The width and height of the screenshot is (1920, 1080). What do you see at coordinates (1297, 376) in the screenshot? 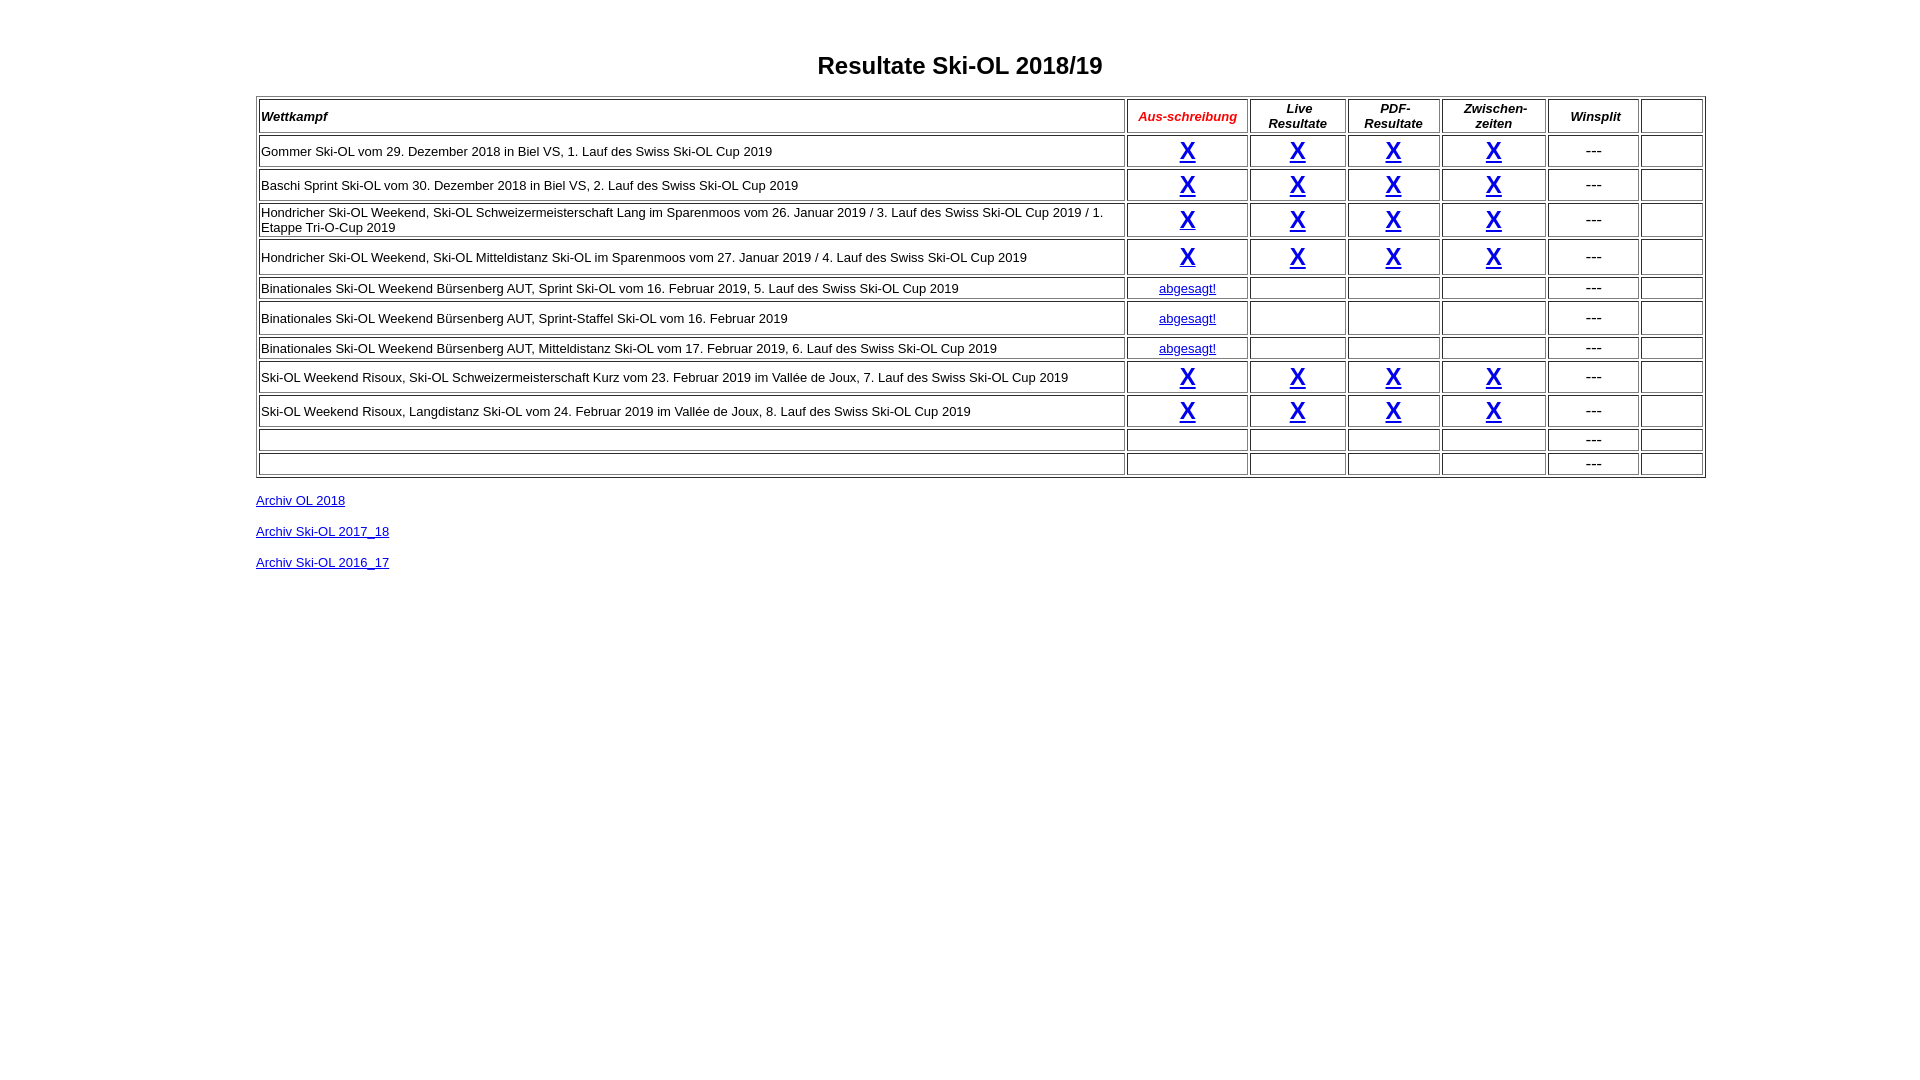
I see `'X'` at bounding box center [1297, 376].